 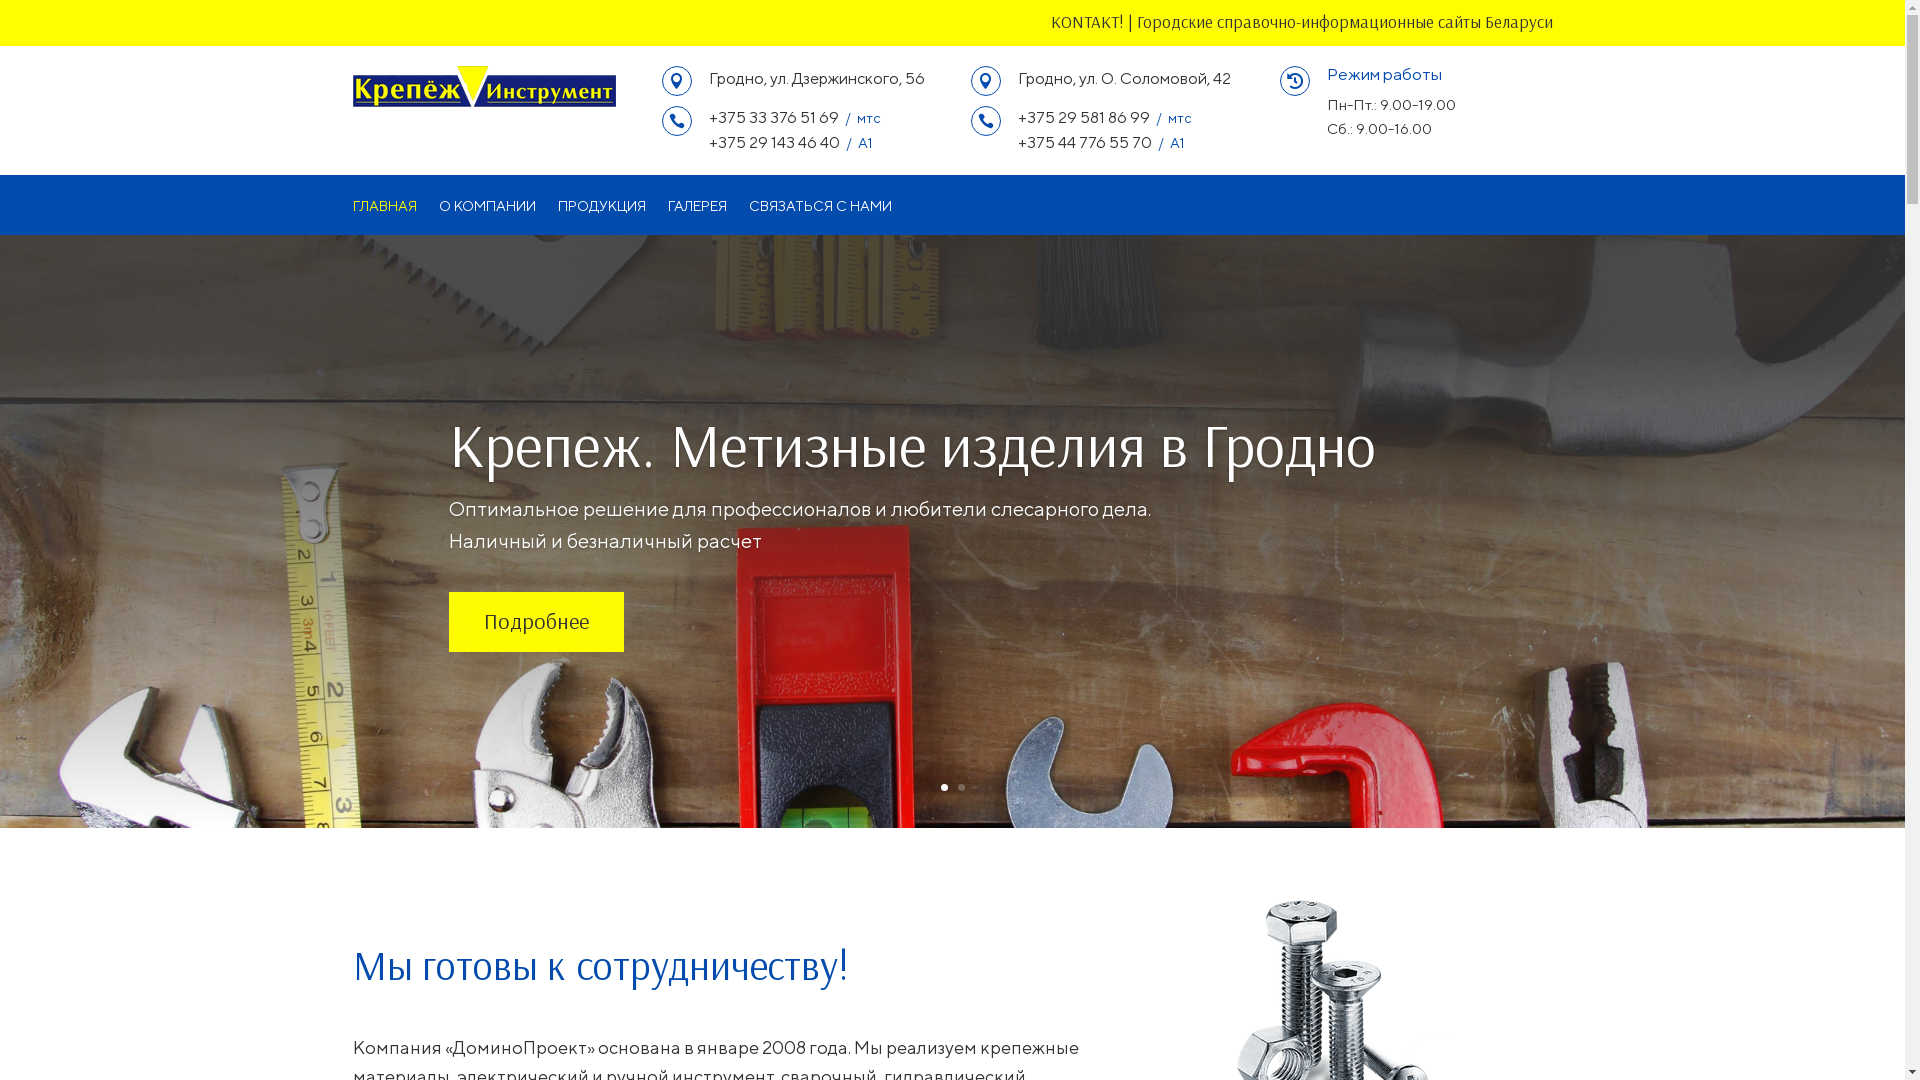 What do you see at coordinates (483, 85) in the screenshot?
I see `'logo3'` at bounding box center [483, 85].